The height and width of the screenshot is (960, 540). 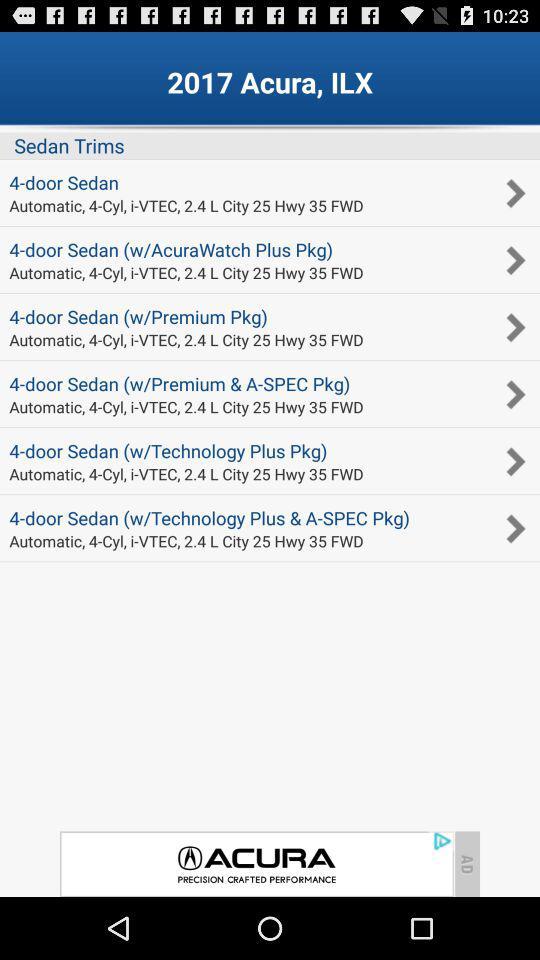 I want to click on redirects the user to a website, so click(x=256, y=863).